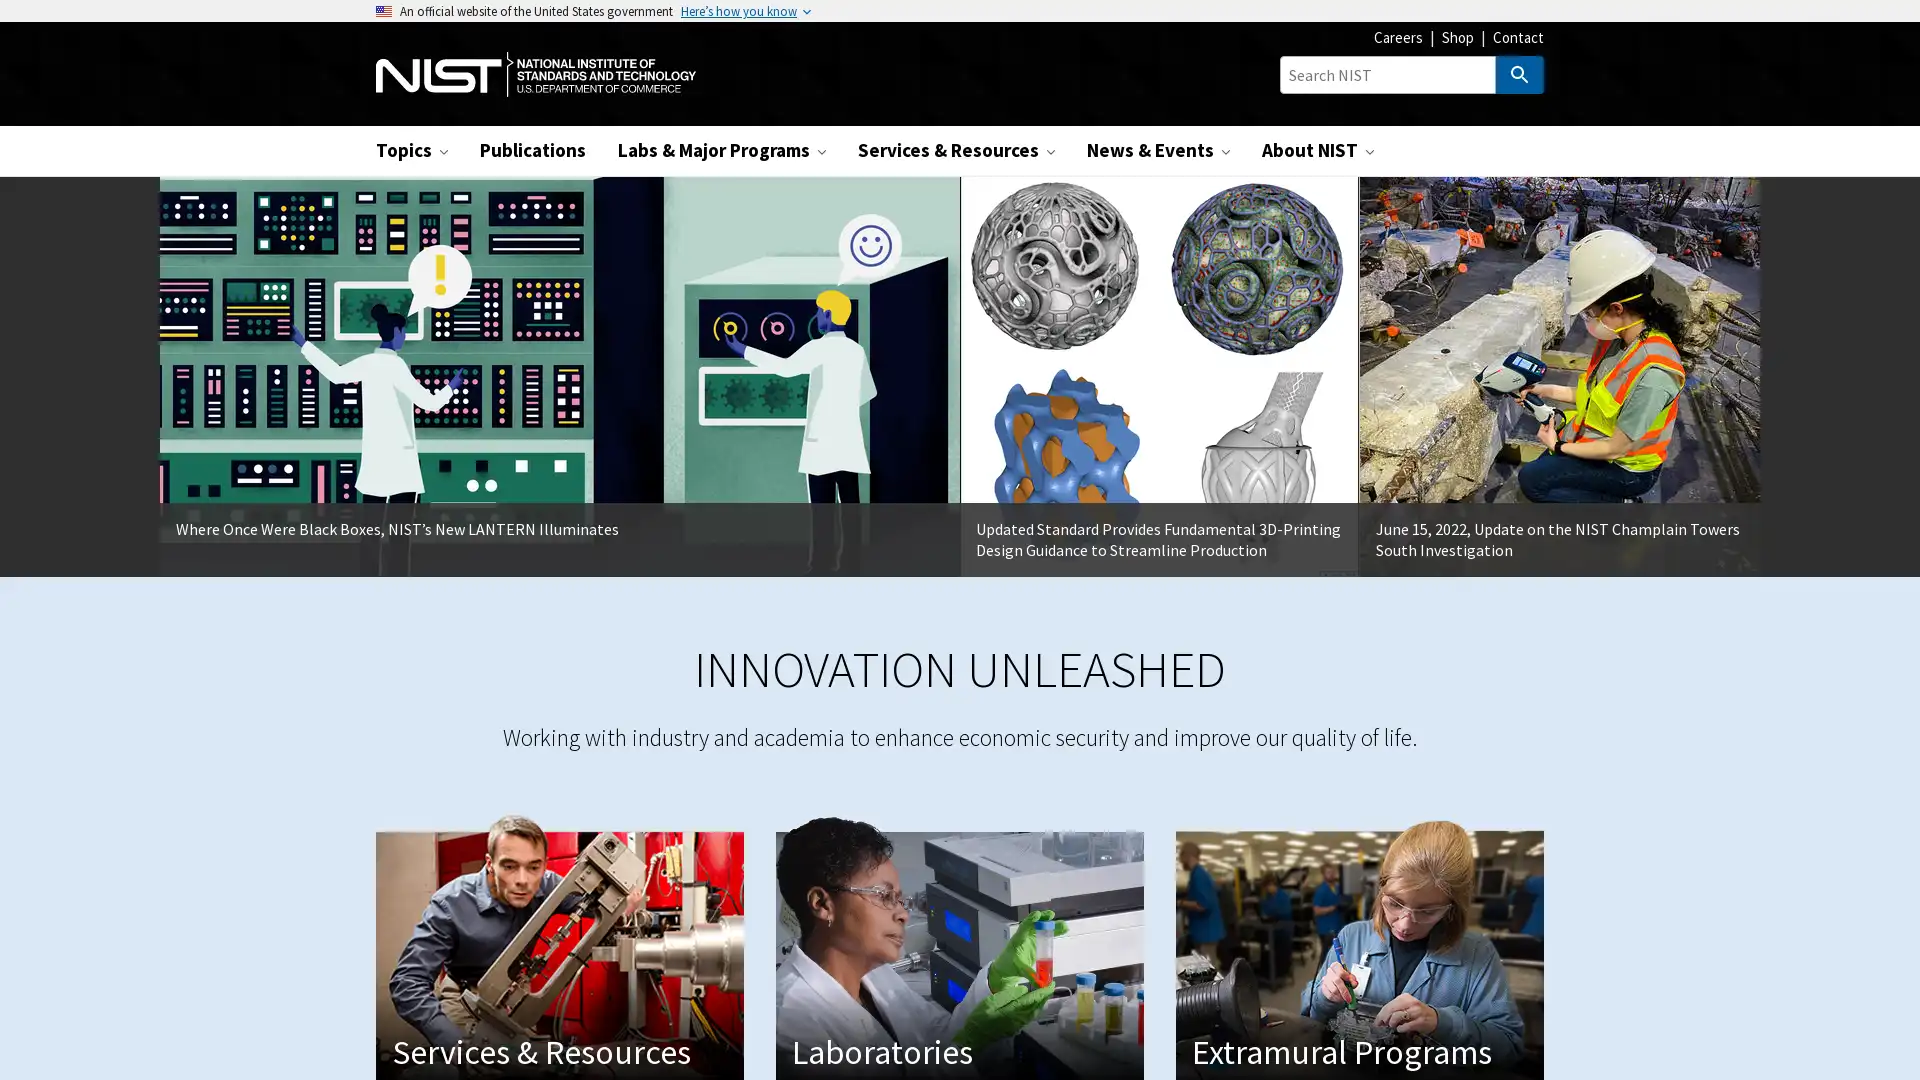  Describe the element at coordinates (1158, 149) in the screenshot. I see `News & Events` at that location.